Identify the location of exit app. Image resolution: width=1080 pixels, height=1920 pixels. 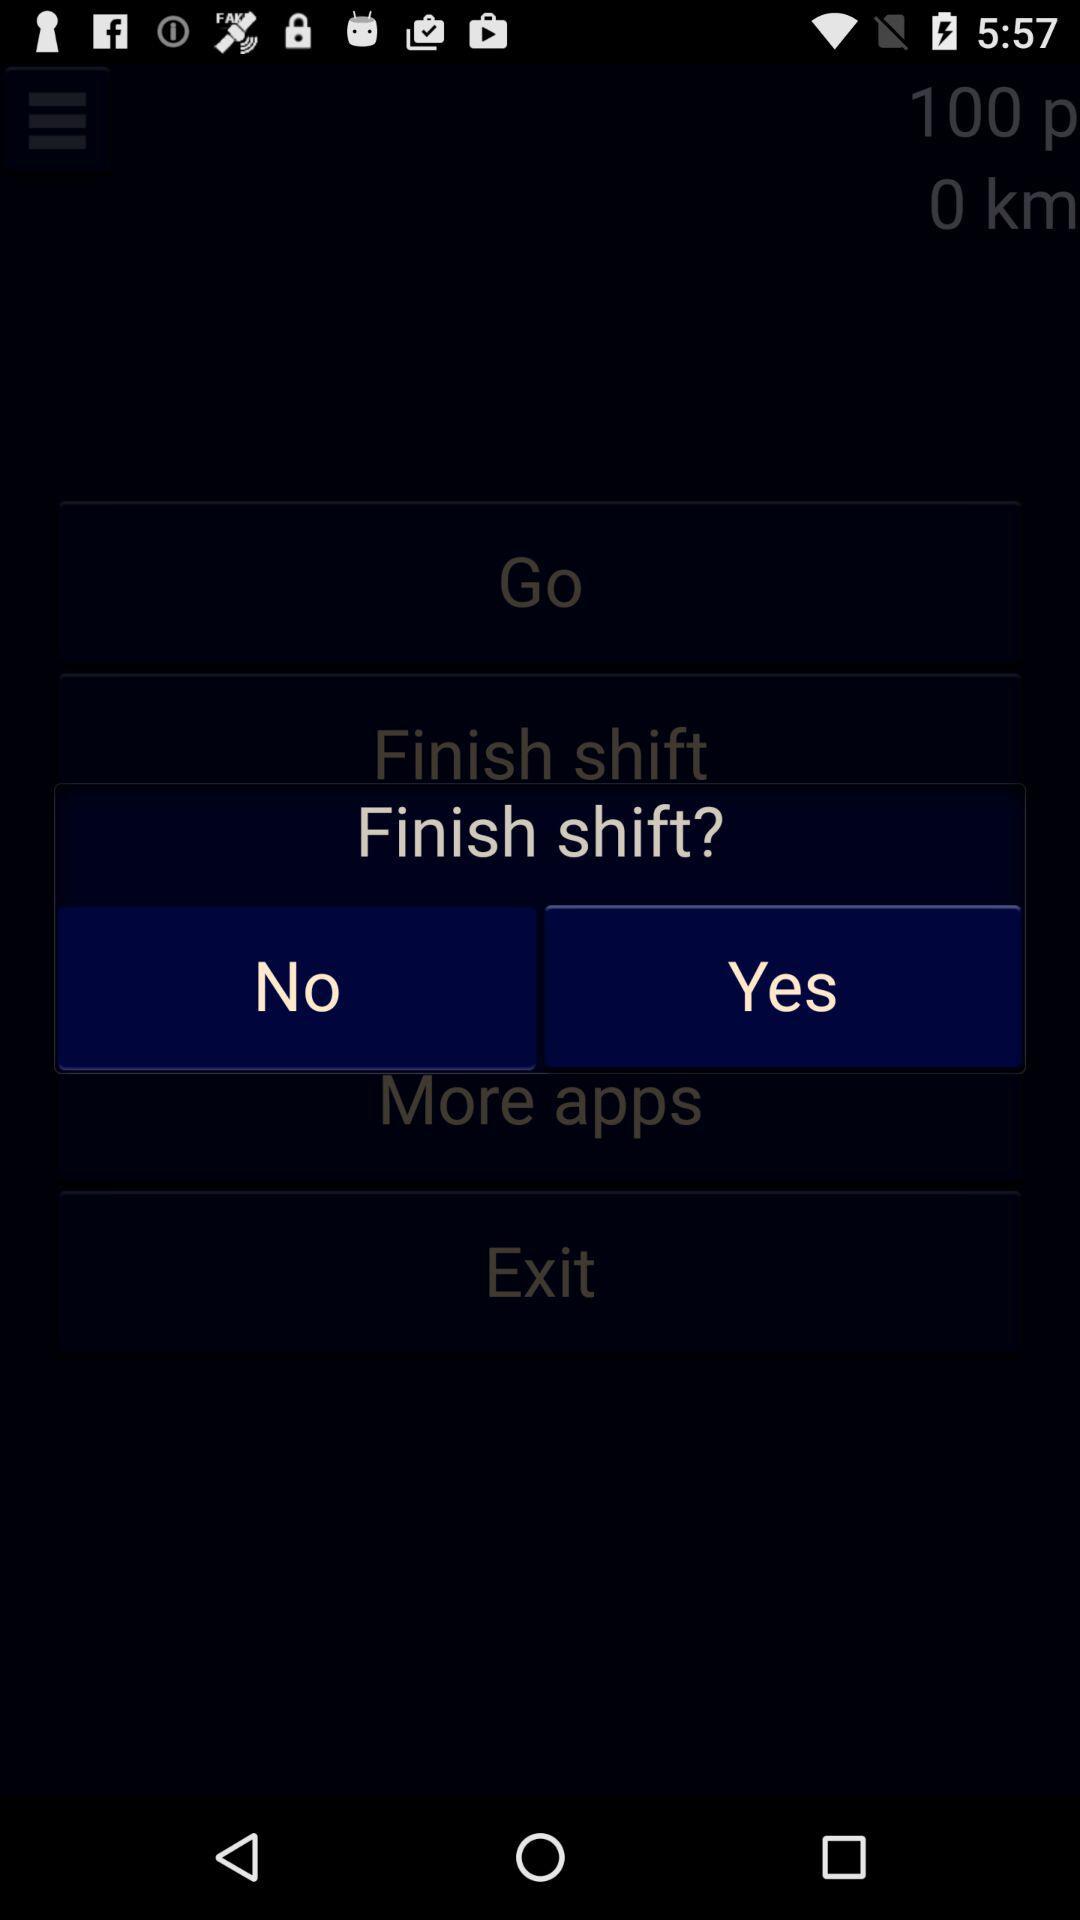
(540, 1272).